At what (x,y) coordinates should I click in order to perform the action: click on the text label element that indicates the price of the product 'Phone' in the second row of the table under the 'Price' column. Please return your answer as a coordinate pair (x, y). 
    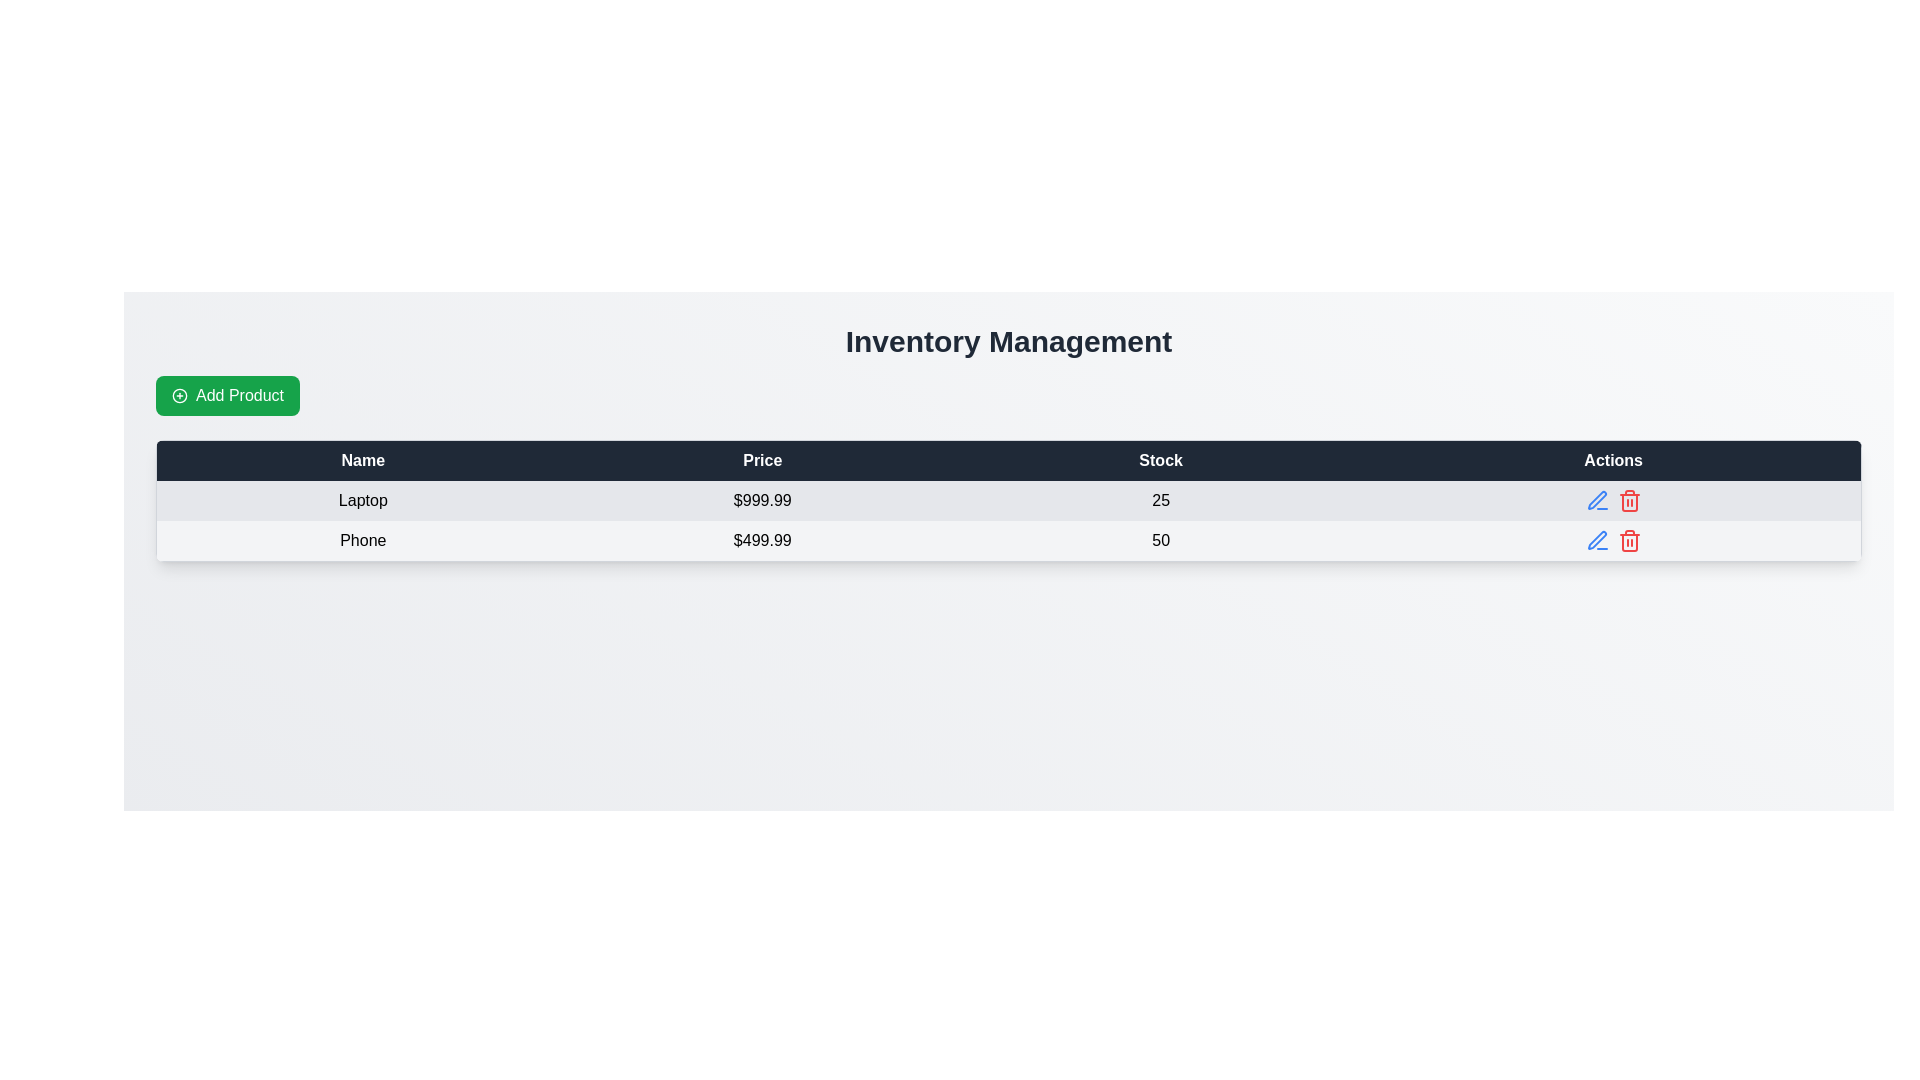
    Looking at the image, I should click on (761, 541).